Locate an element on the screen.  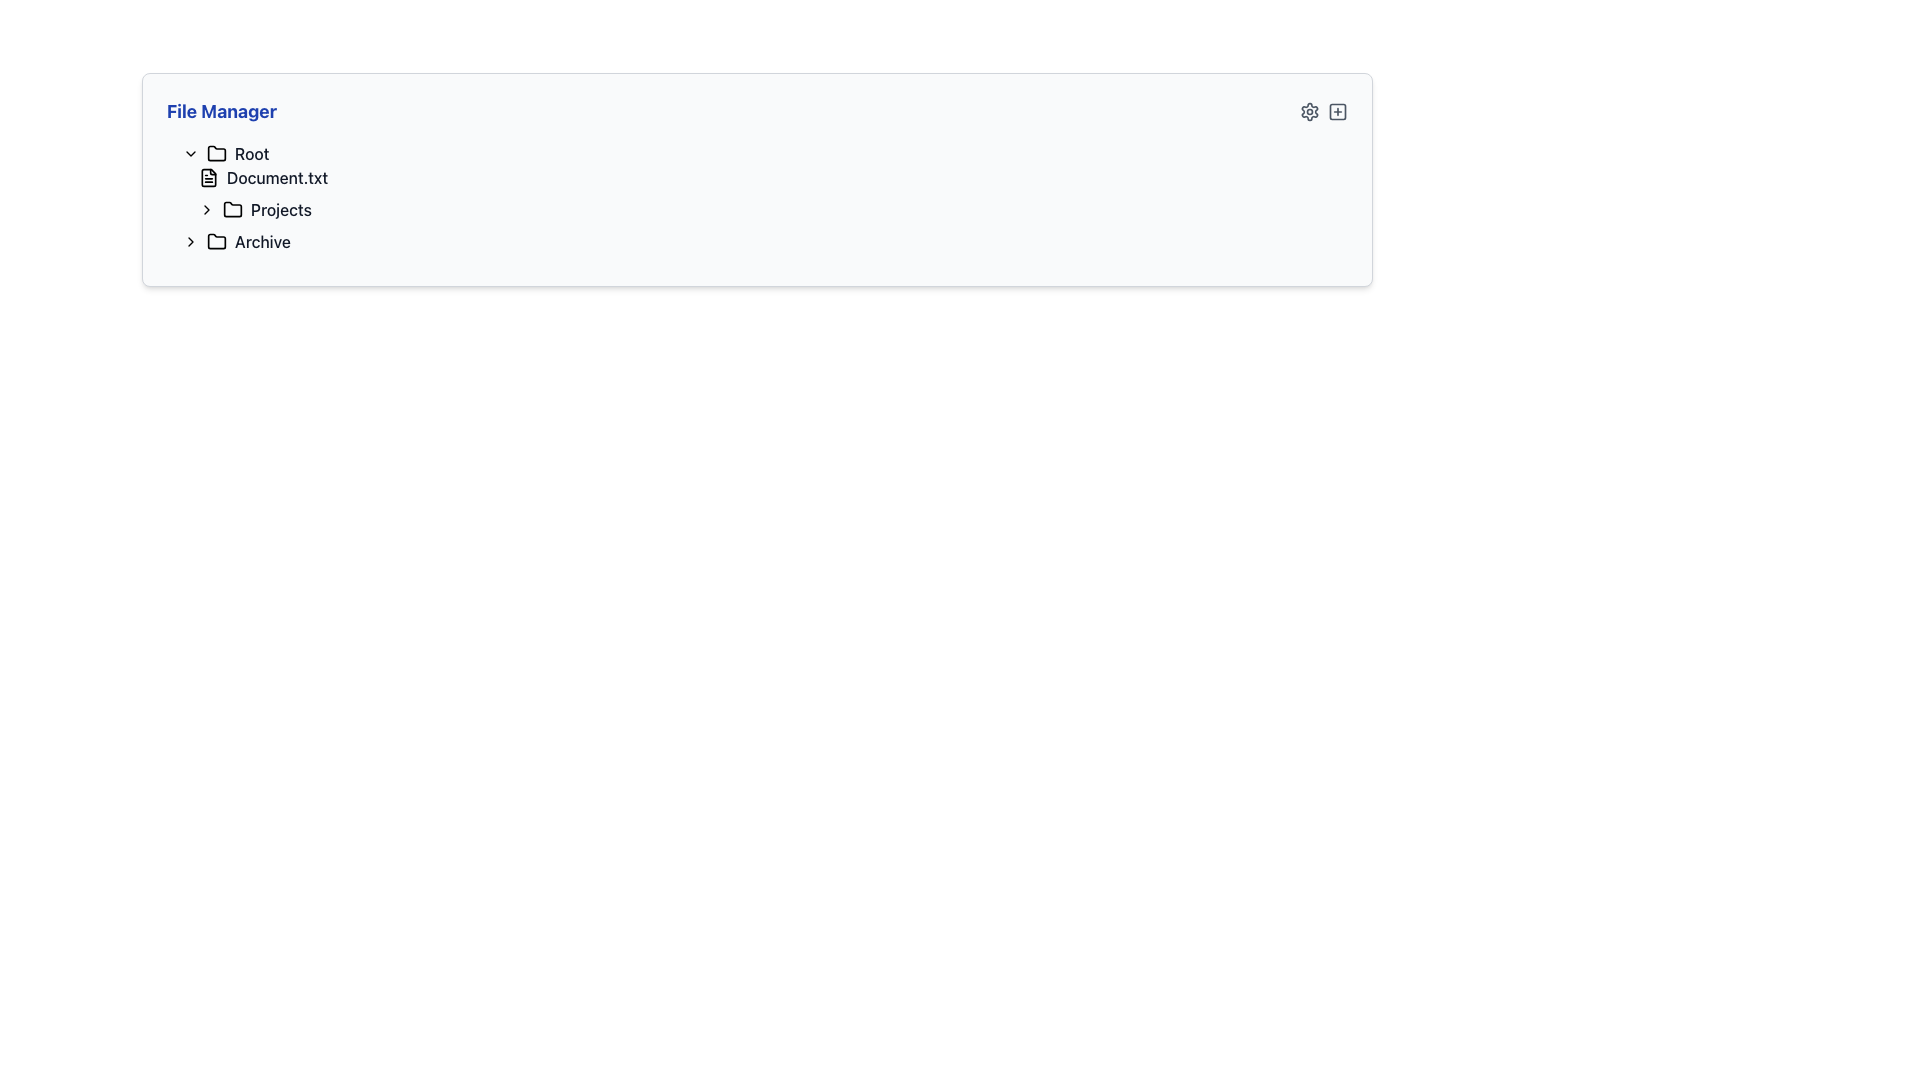
the Folder icon located next to the 'Projects' label in the 'File Manager' panel is located at coordinates (233, 208).